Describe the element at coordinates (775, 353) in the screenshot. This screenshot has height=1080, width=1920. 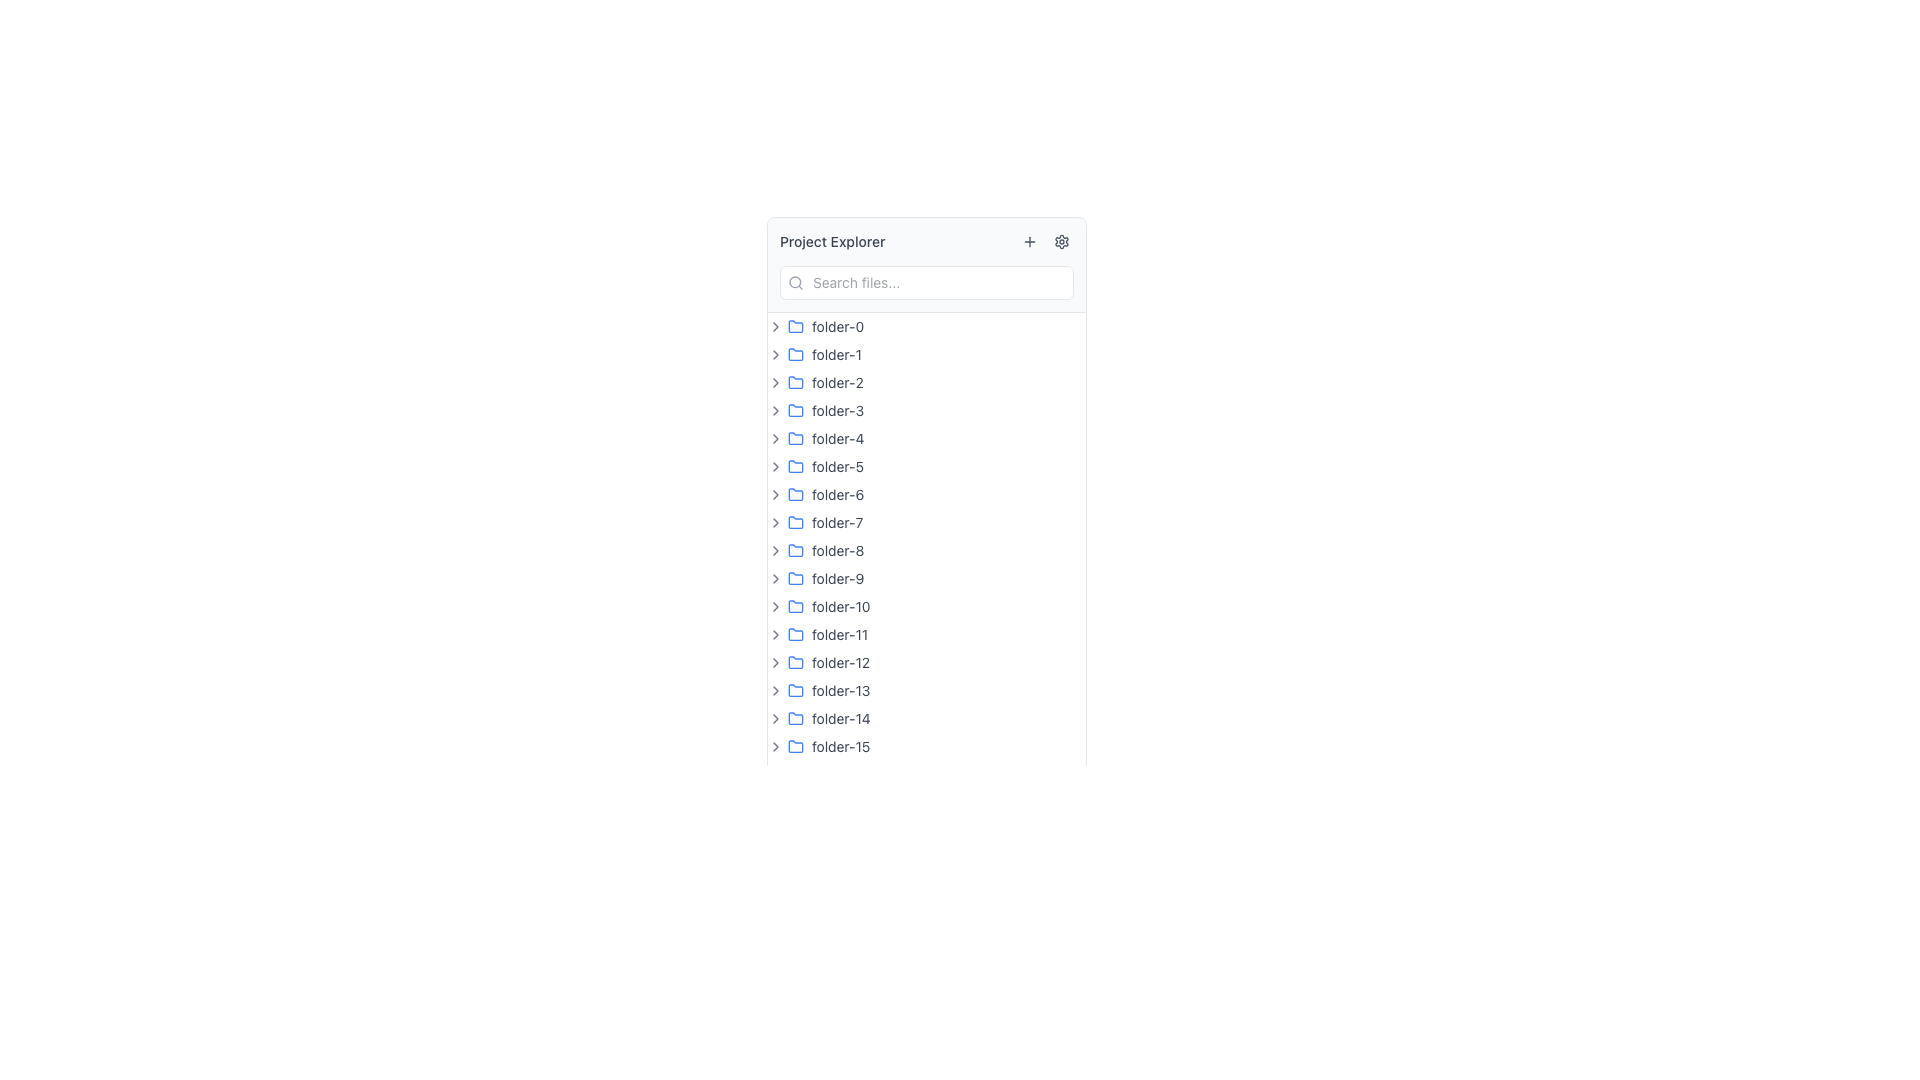
I see `the chevron icon` at that location.